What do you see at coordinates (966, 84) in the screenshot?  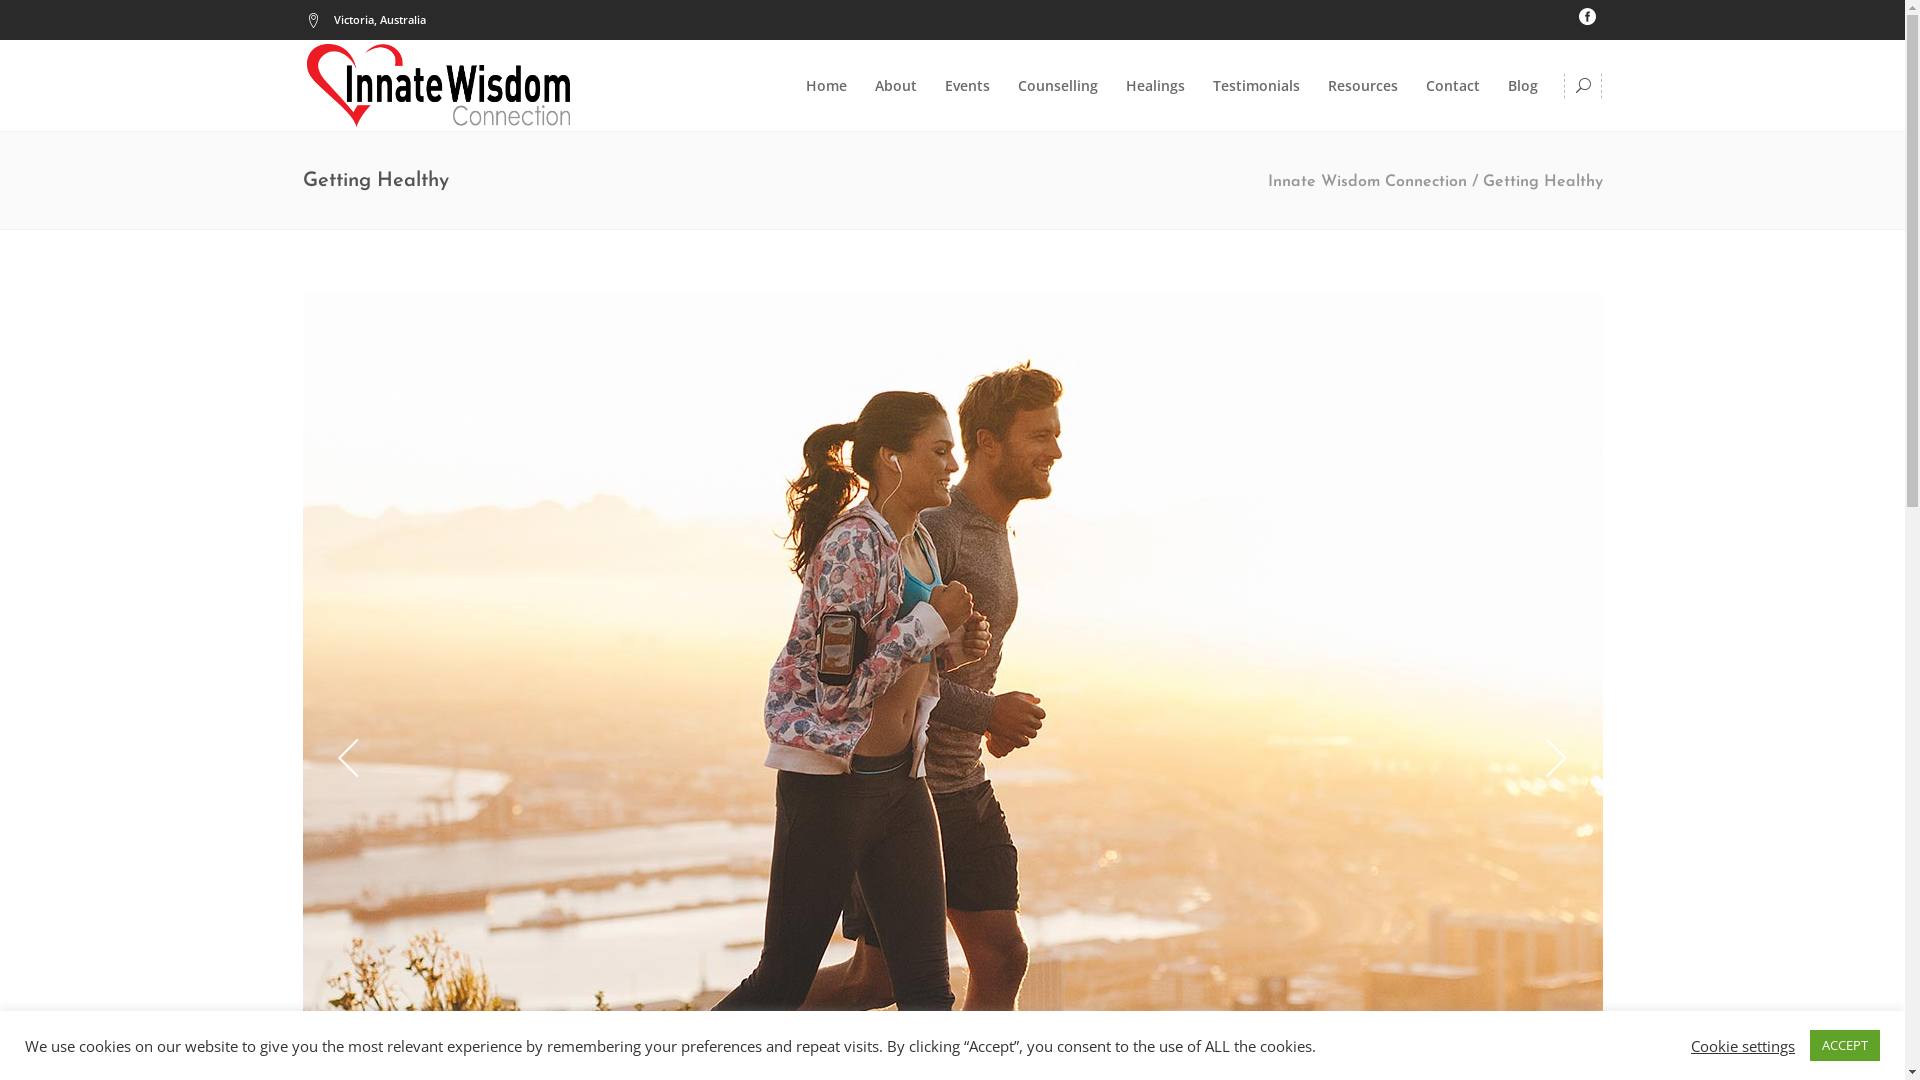 I see `'Events'` at bounding box center [966, 84].